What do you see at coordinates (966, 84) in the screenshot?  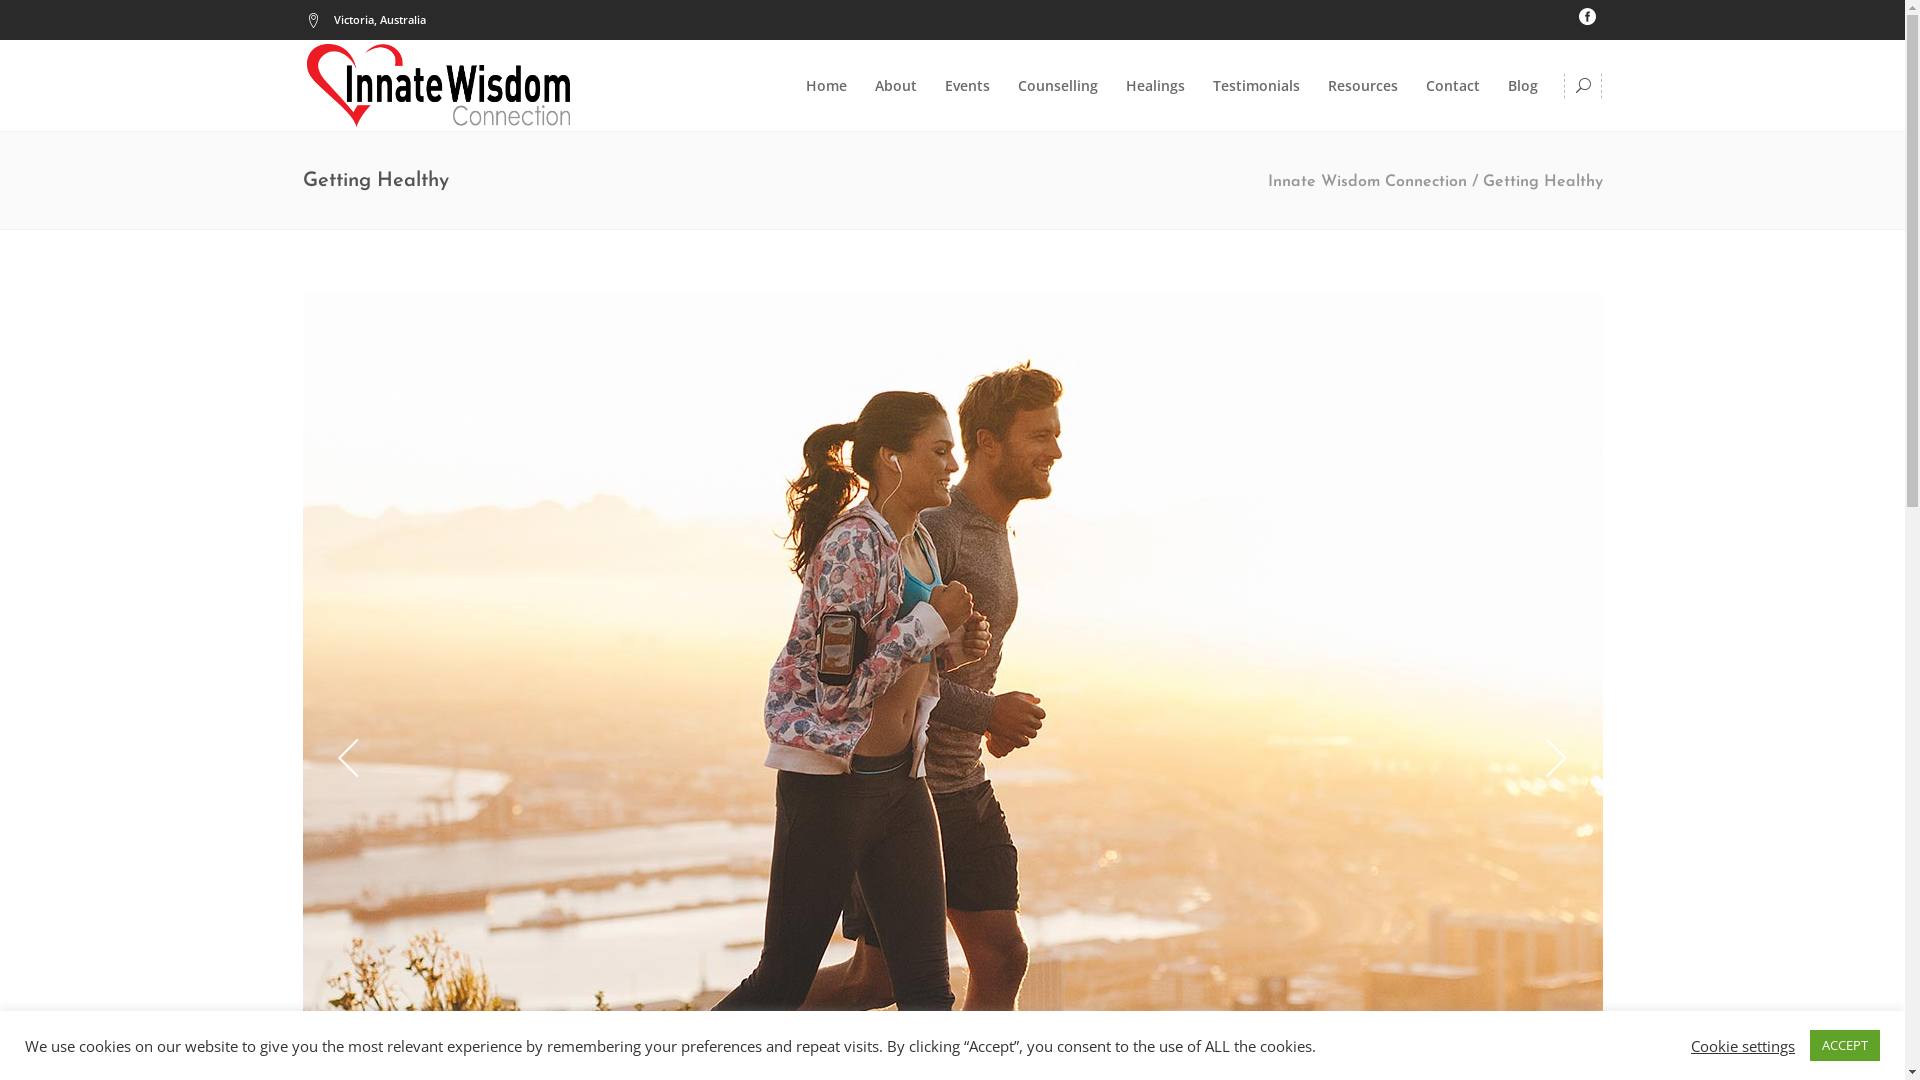 I see `'Events'` at bounding box center [966, 84].